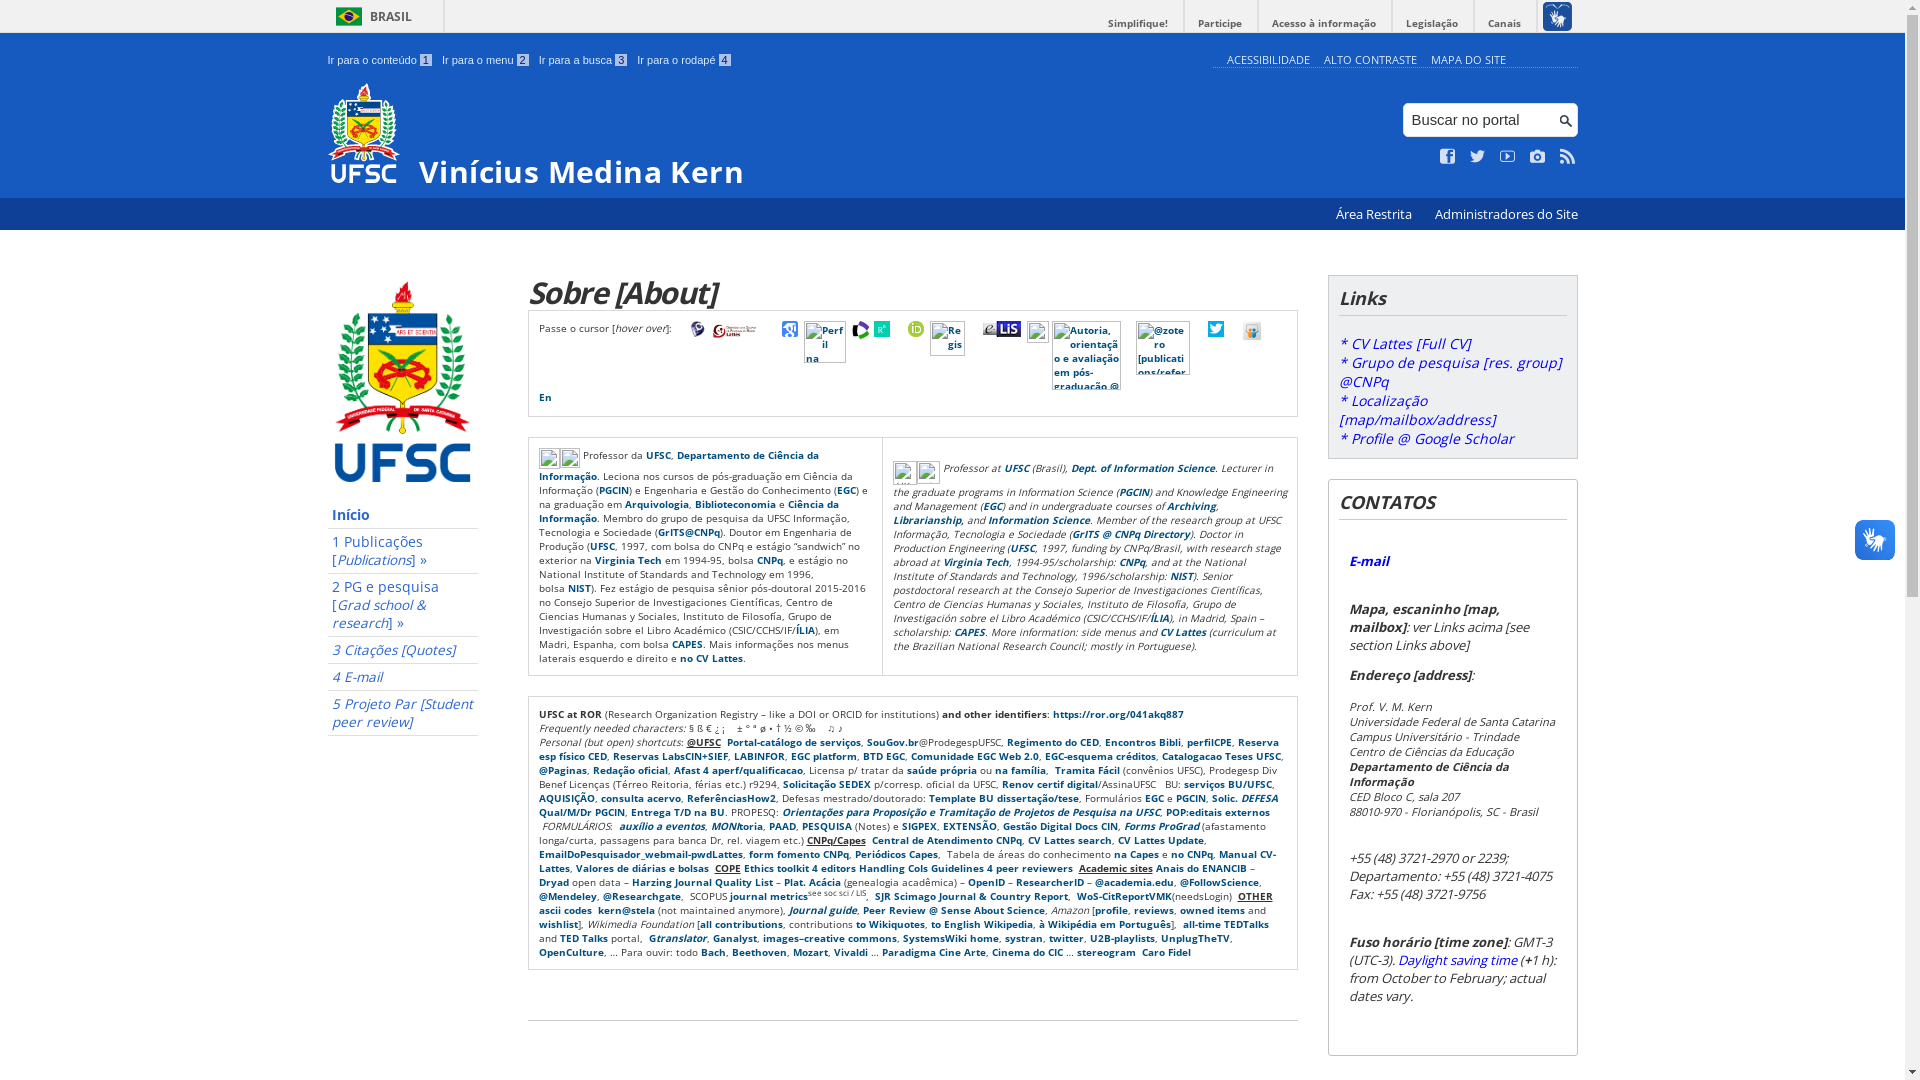 The height and width of the screenshot is (1080, 1920). Describe the element at coordinates (569, 951) in the screenshot. I see `'OpenCulture'` at that location.